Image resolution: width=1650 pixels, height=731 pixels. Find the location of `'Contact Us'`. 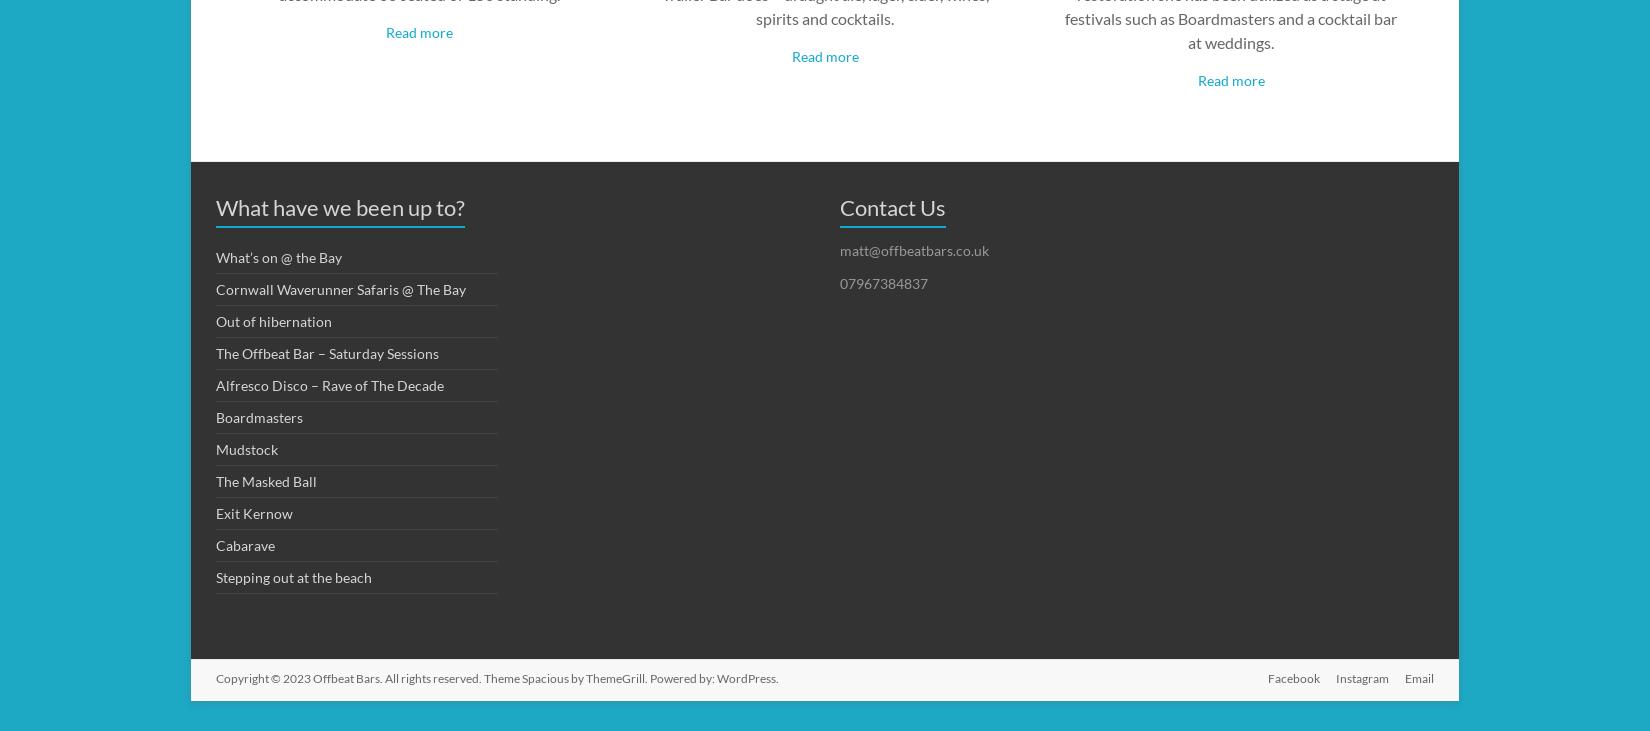

'Contact Us' is located at coordinates (892, 206).